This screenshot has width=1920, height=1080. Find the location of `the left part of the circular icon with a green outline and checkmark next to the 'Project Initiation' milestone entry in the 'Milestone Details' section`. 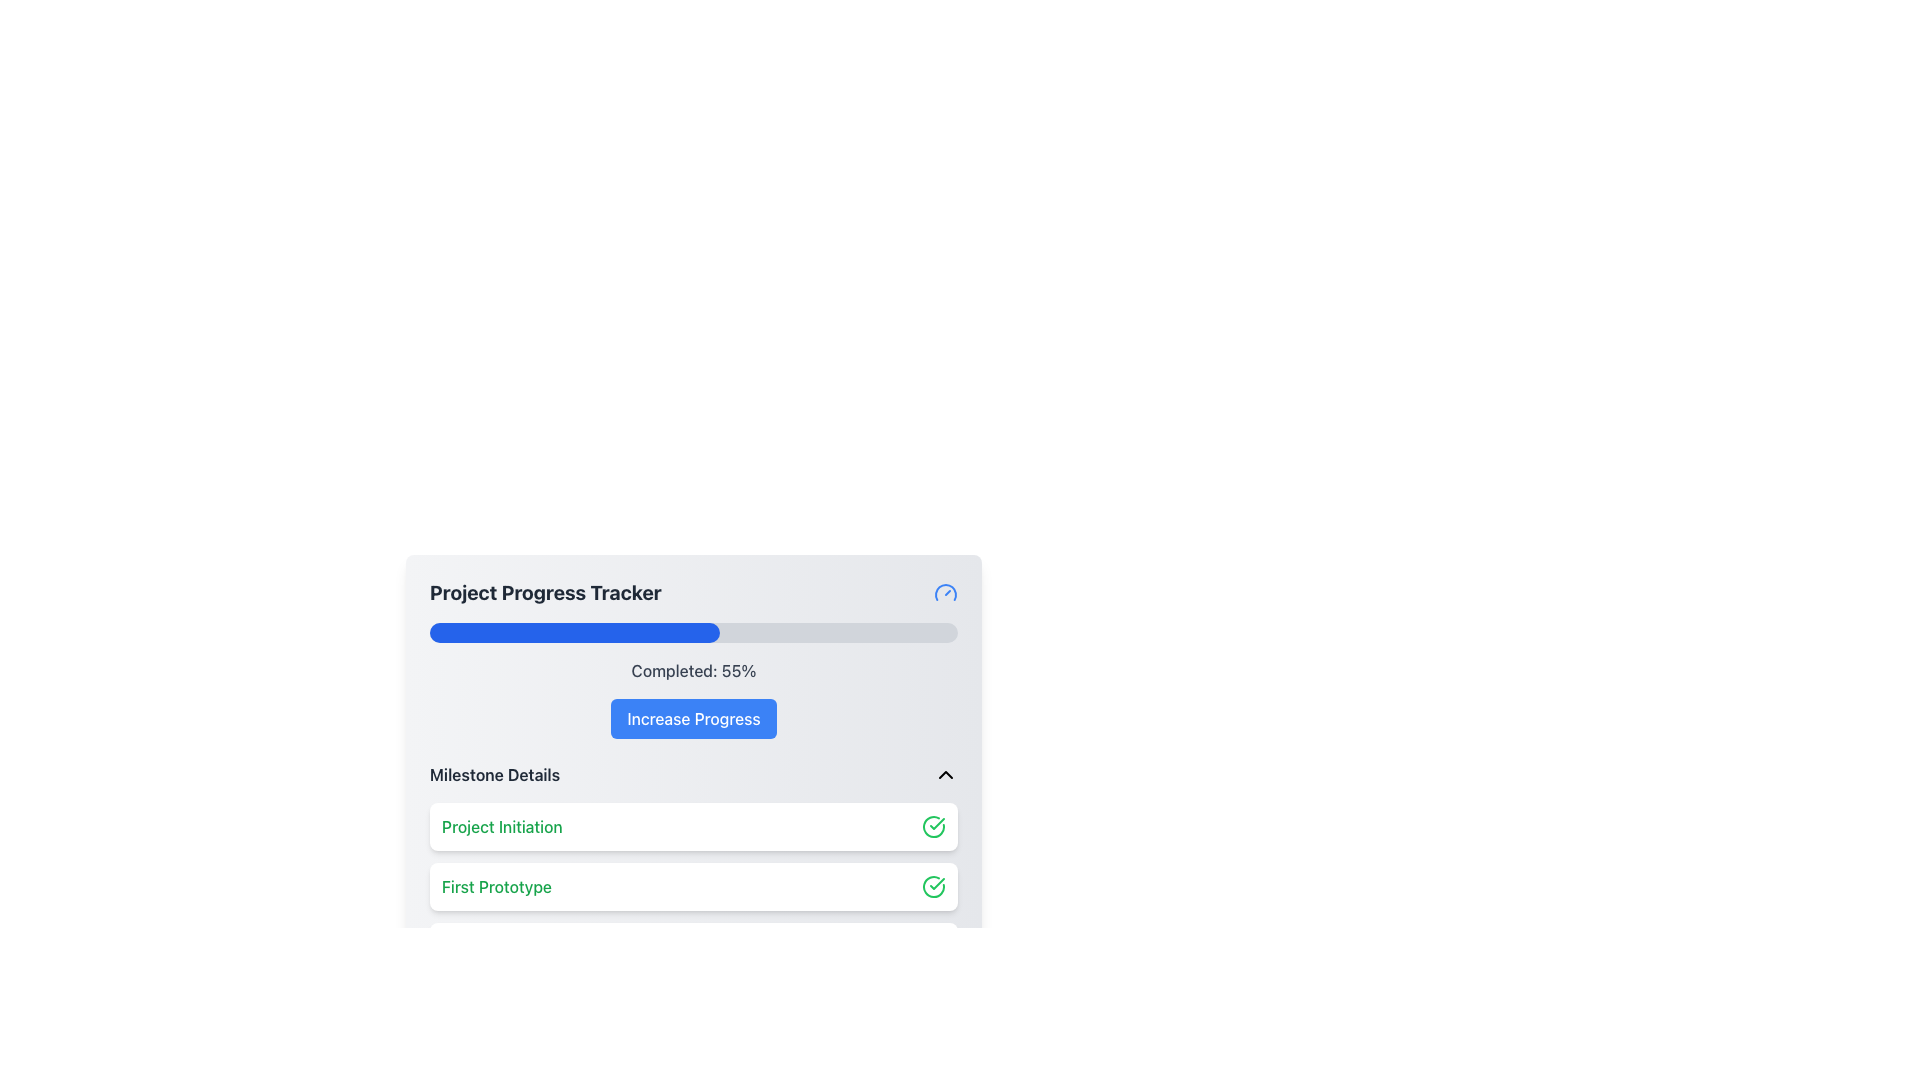

the left part of the circular icon with a green outline and checkmark next to the 'Project Initiation' milestone entry in the 'Milestone Details' section is located at coordinates (933, 826).